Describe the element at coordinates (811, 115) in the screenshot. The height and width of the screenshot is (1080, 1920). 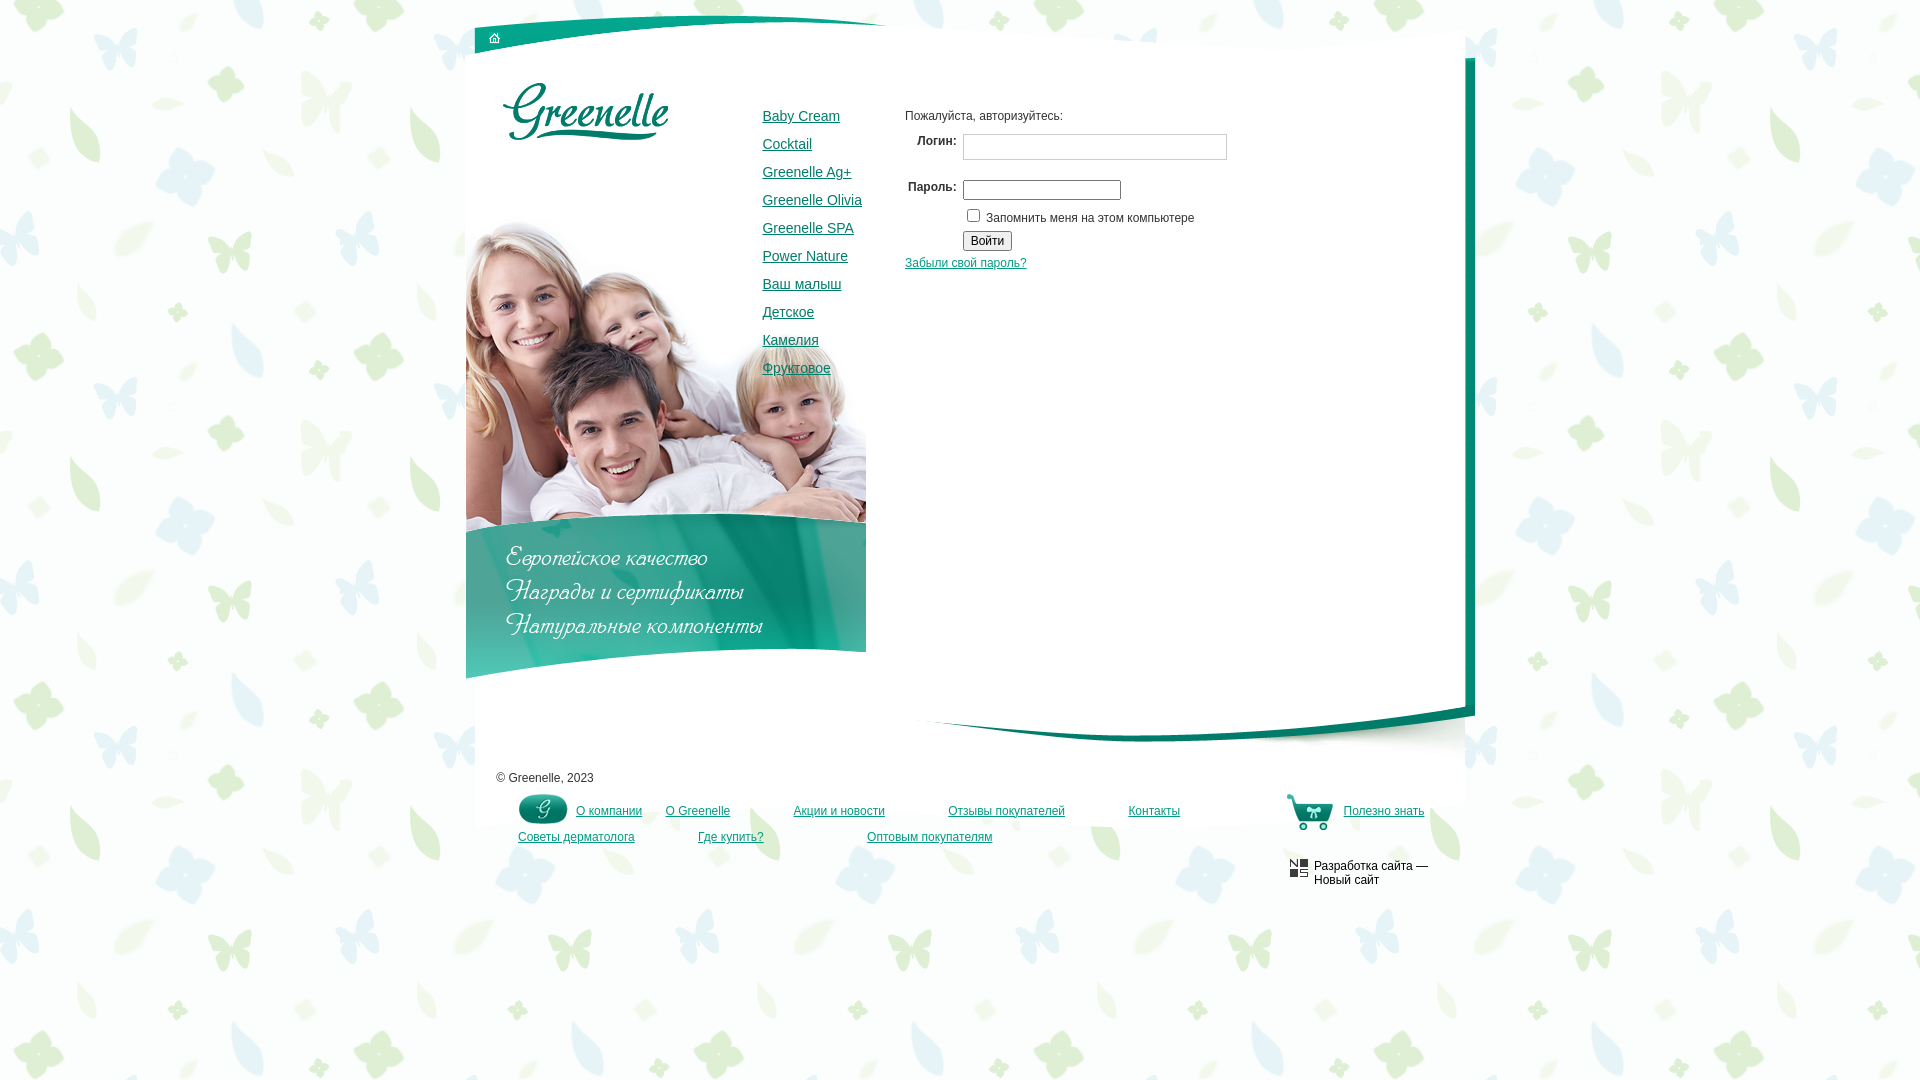
I see `'Baby Cream'` at that location.